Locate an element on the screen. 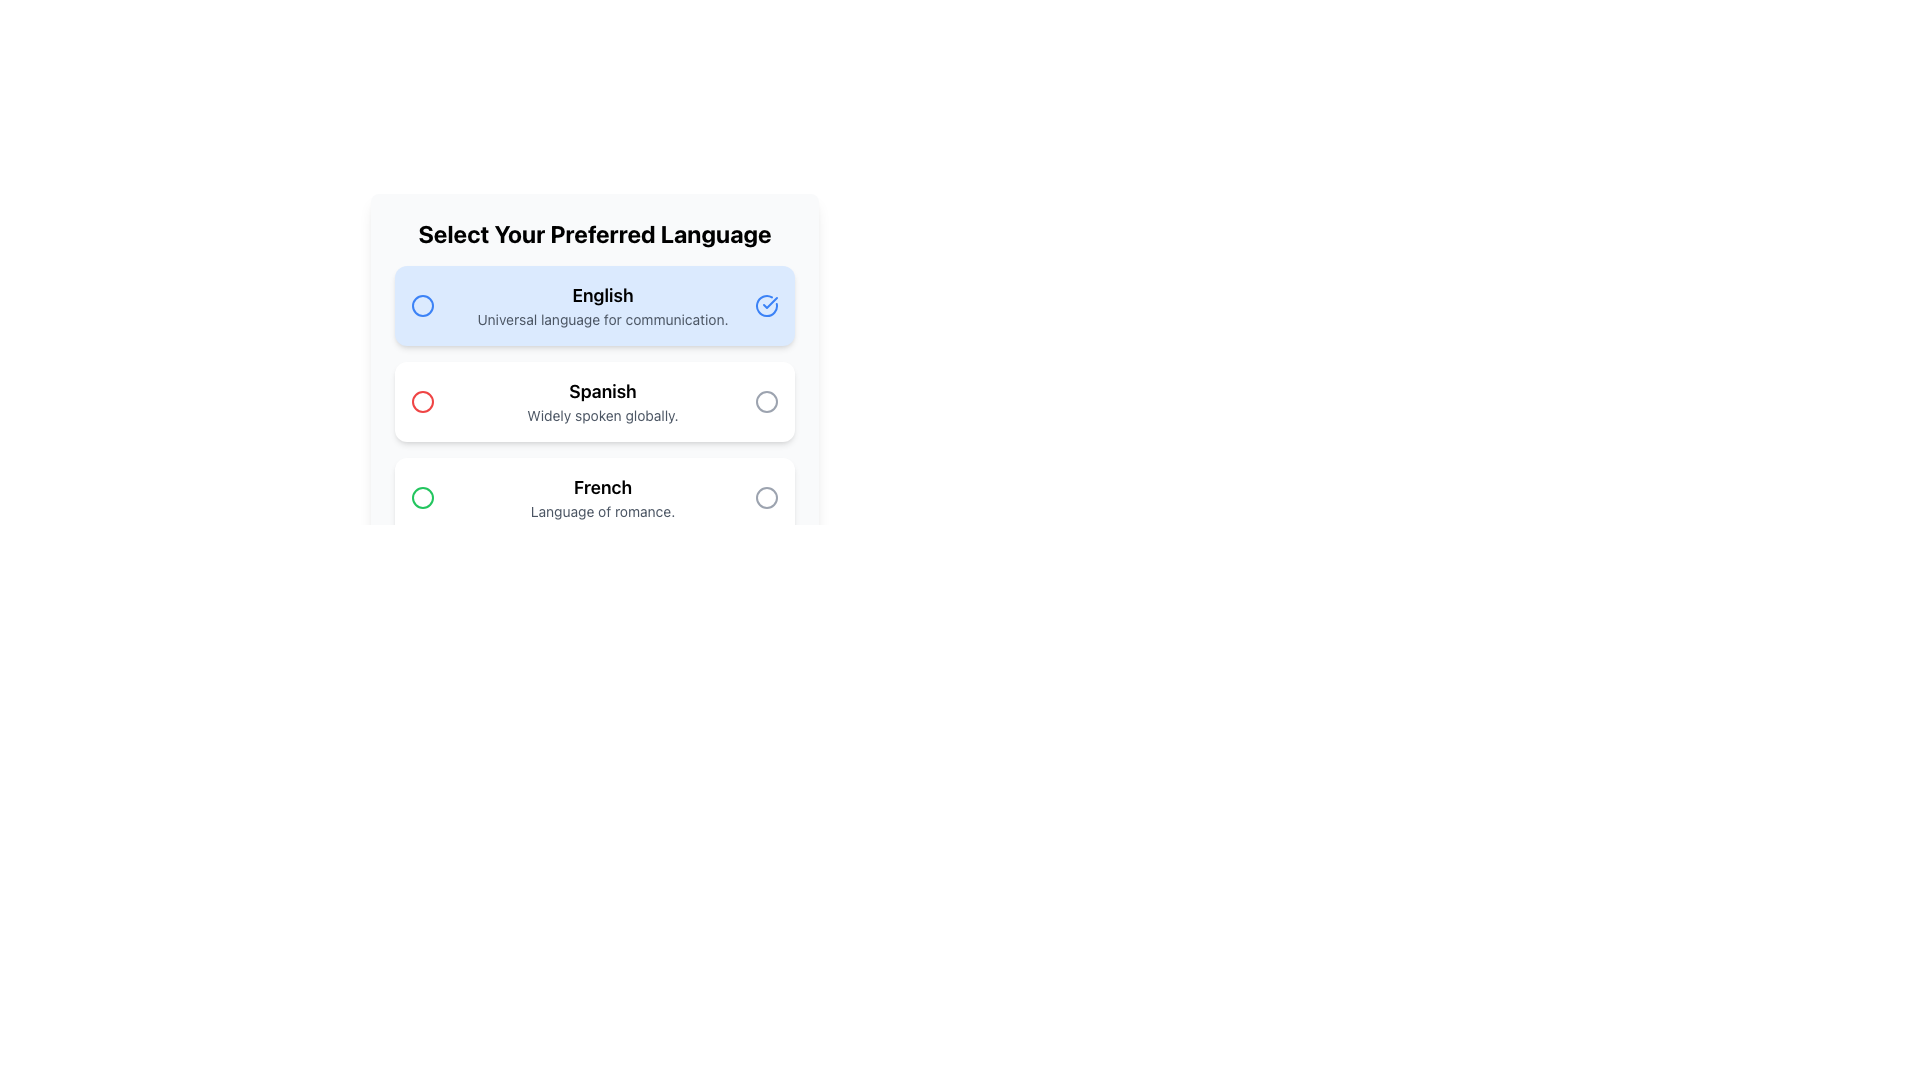  the text block for the language selection option labeled 'Spanish', which is located in the second section of a vertically-aligned list of language options is located at coordinates (602, 401).